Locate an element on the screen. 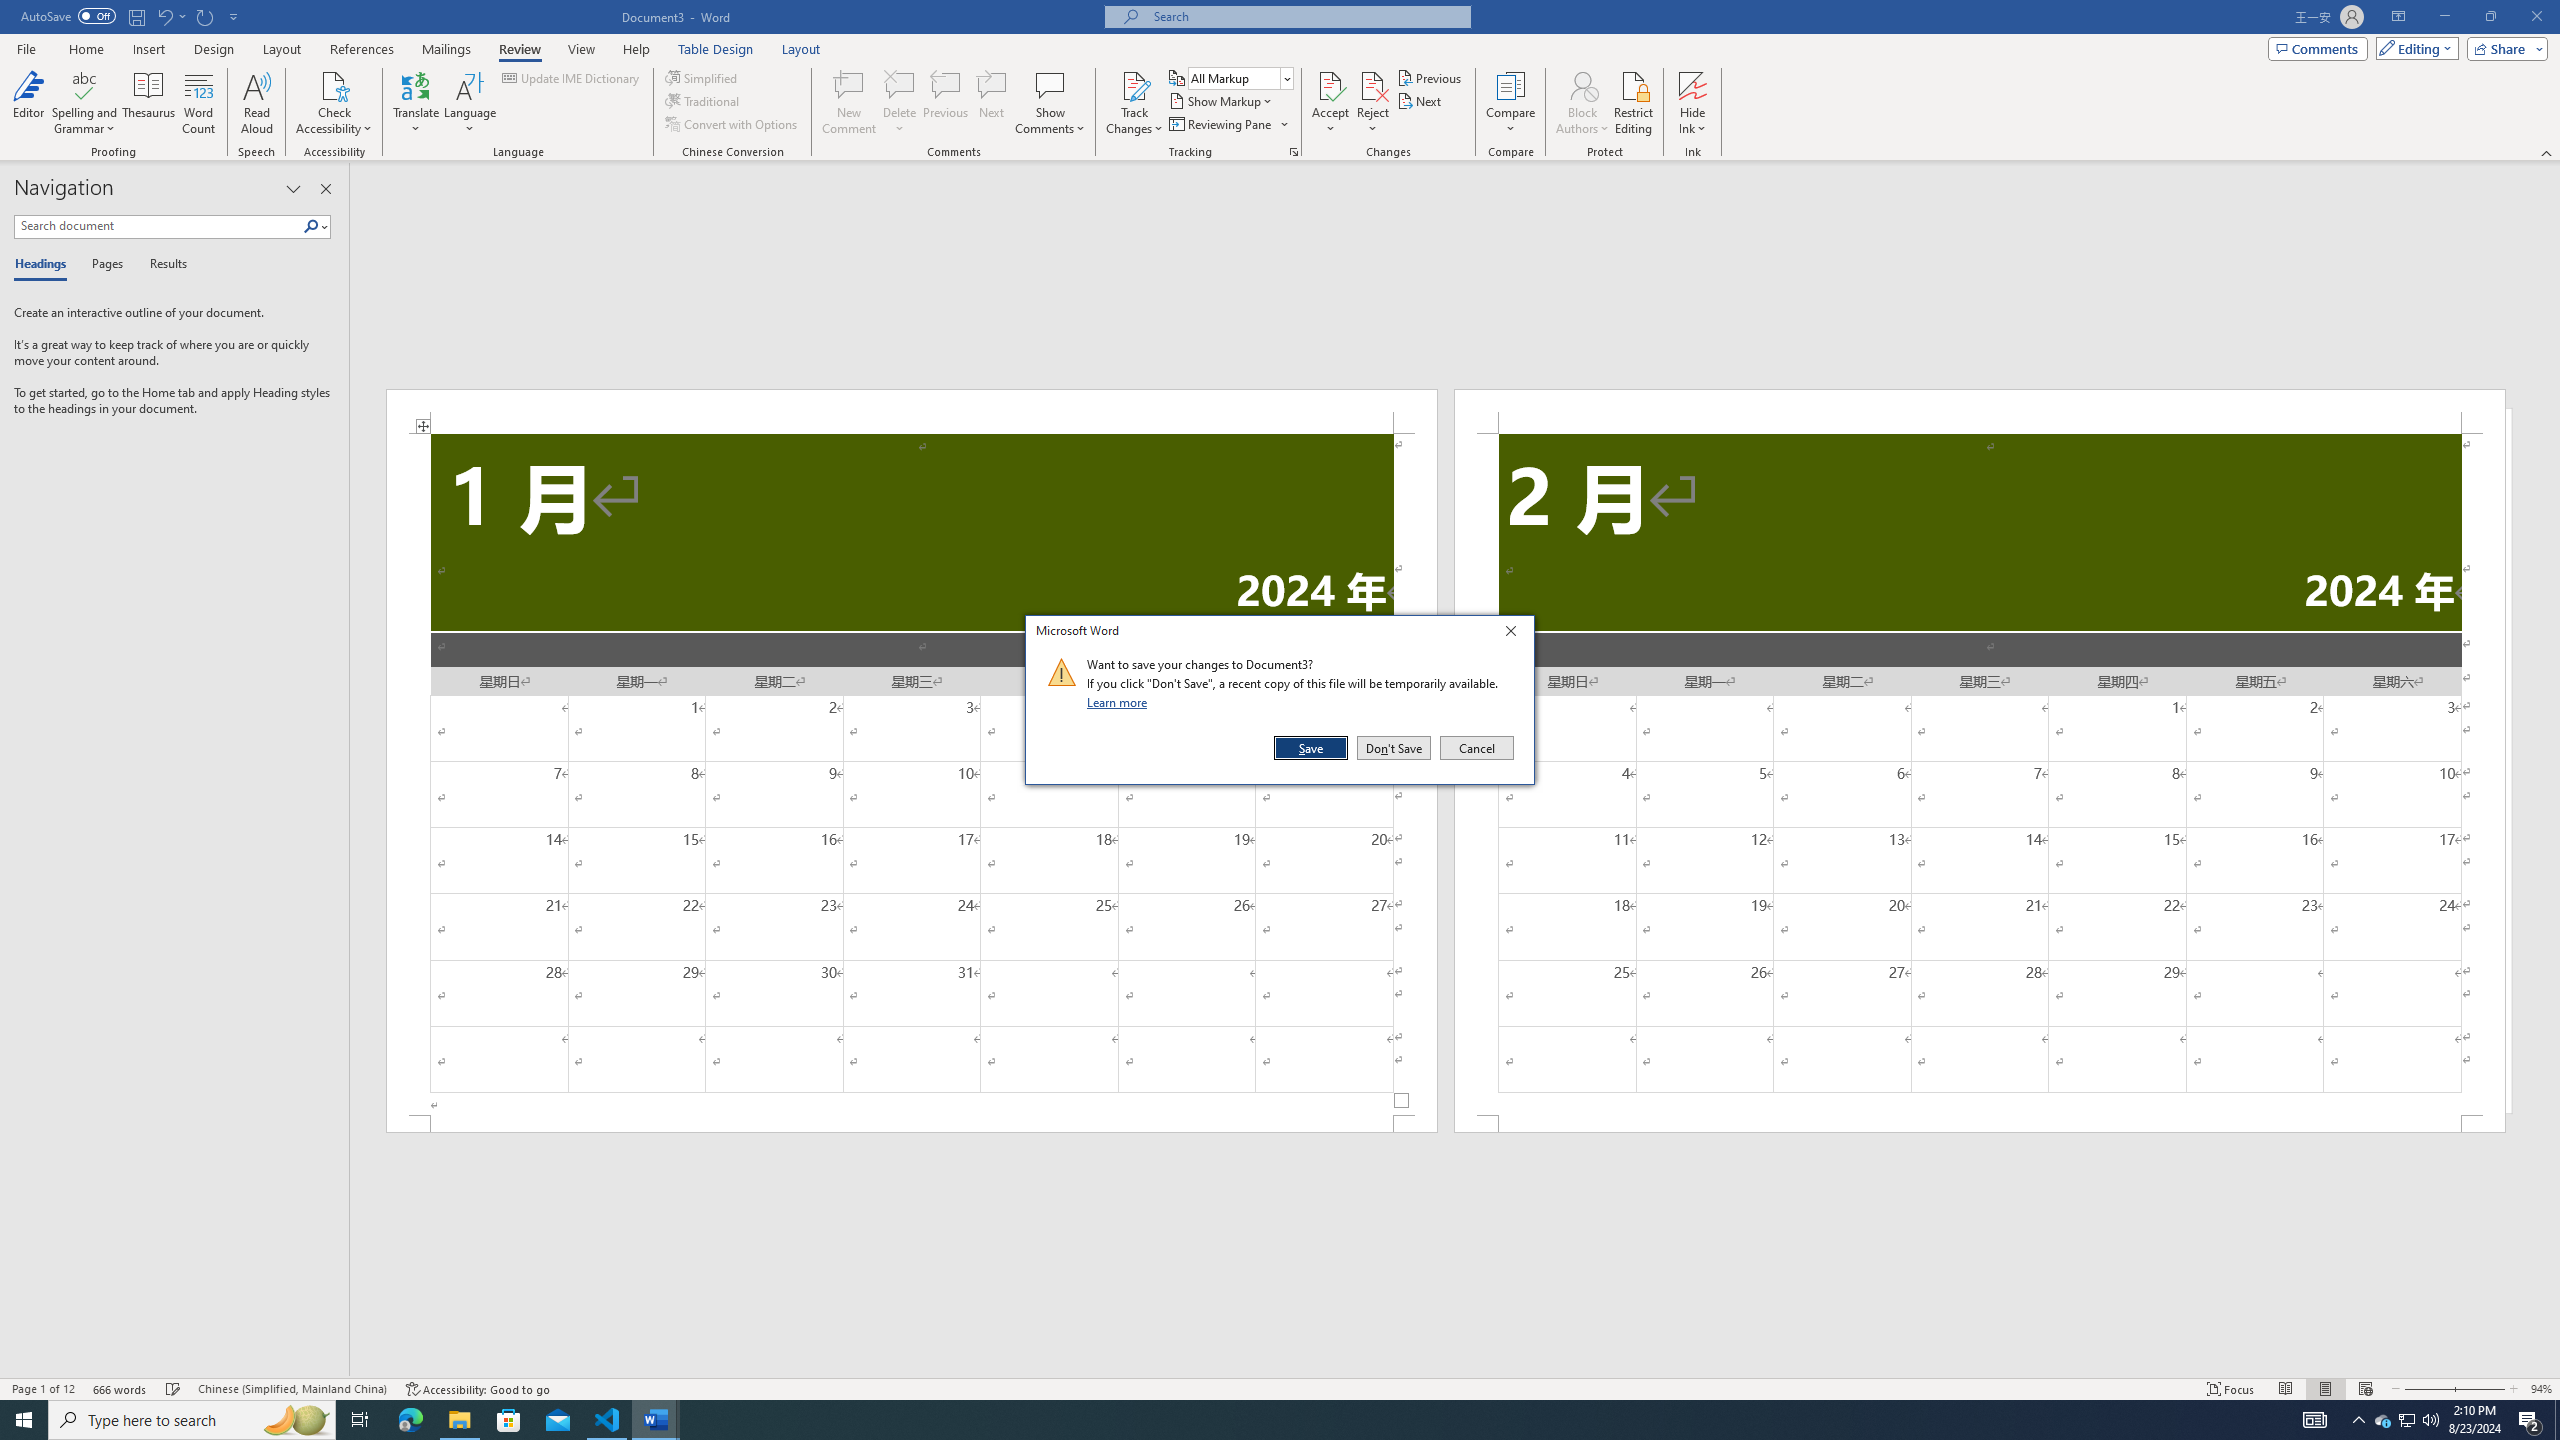  'Header -Section 2-' is located at coordinates (1980, 410).